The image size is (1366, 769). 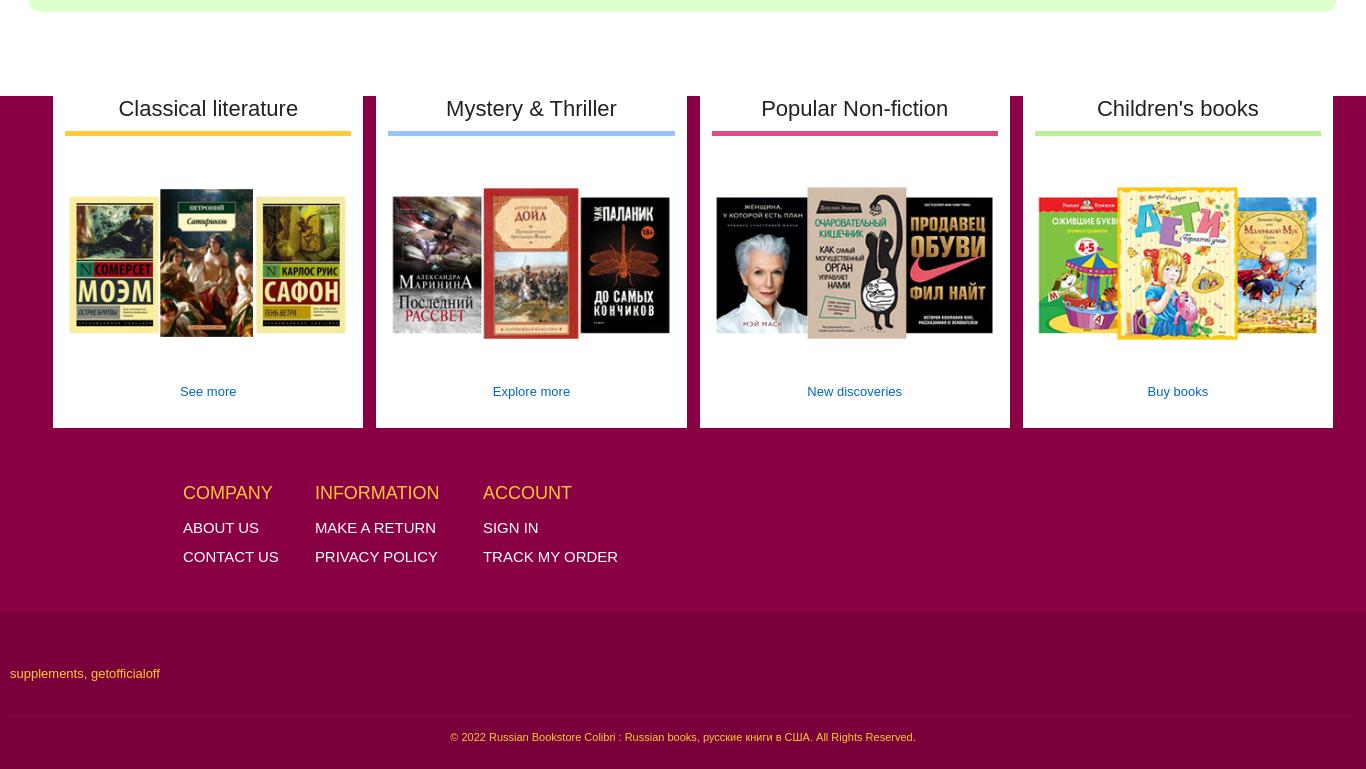 What do you see at coordinates (510, 526) in the screenshot?
I see `'Sign in'` at bounding box center [510, 526].